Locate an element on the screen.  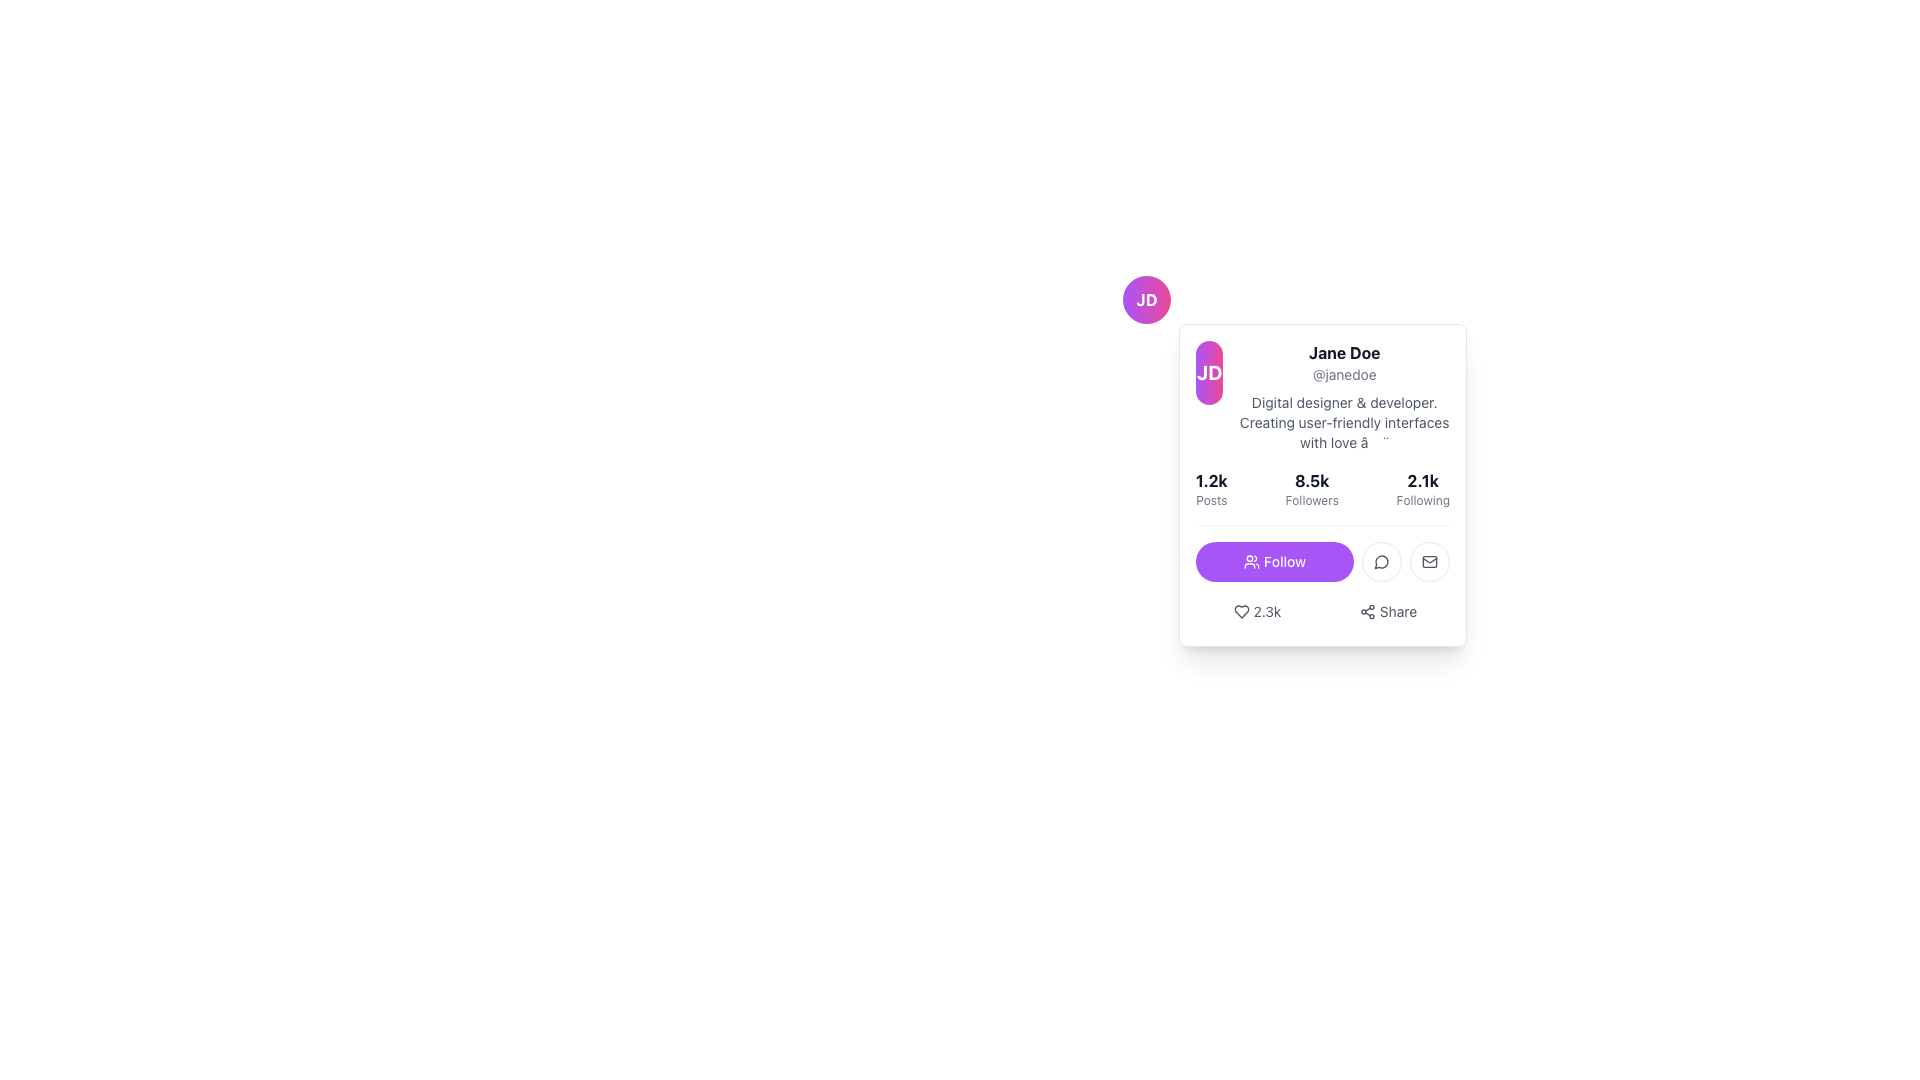
the circular speech bubble icon button with a gray color and rounded outline is located at coordinates (1381, 562).